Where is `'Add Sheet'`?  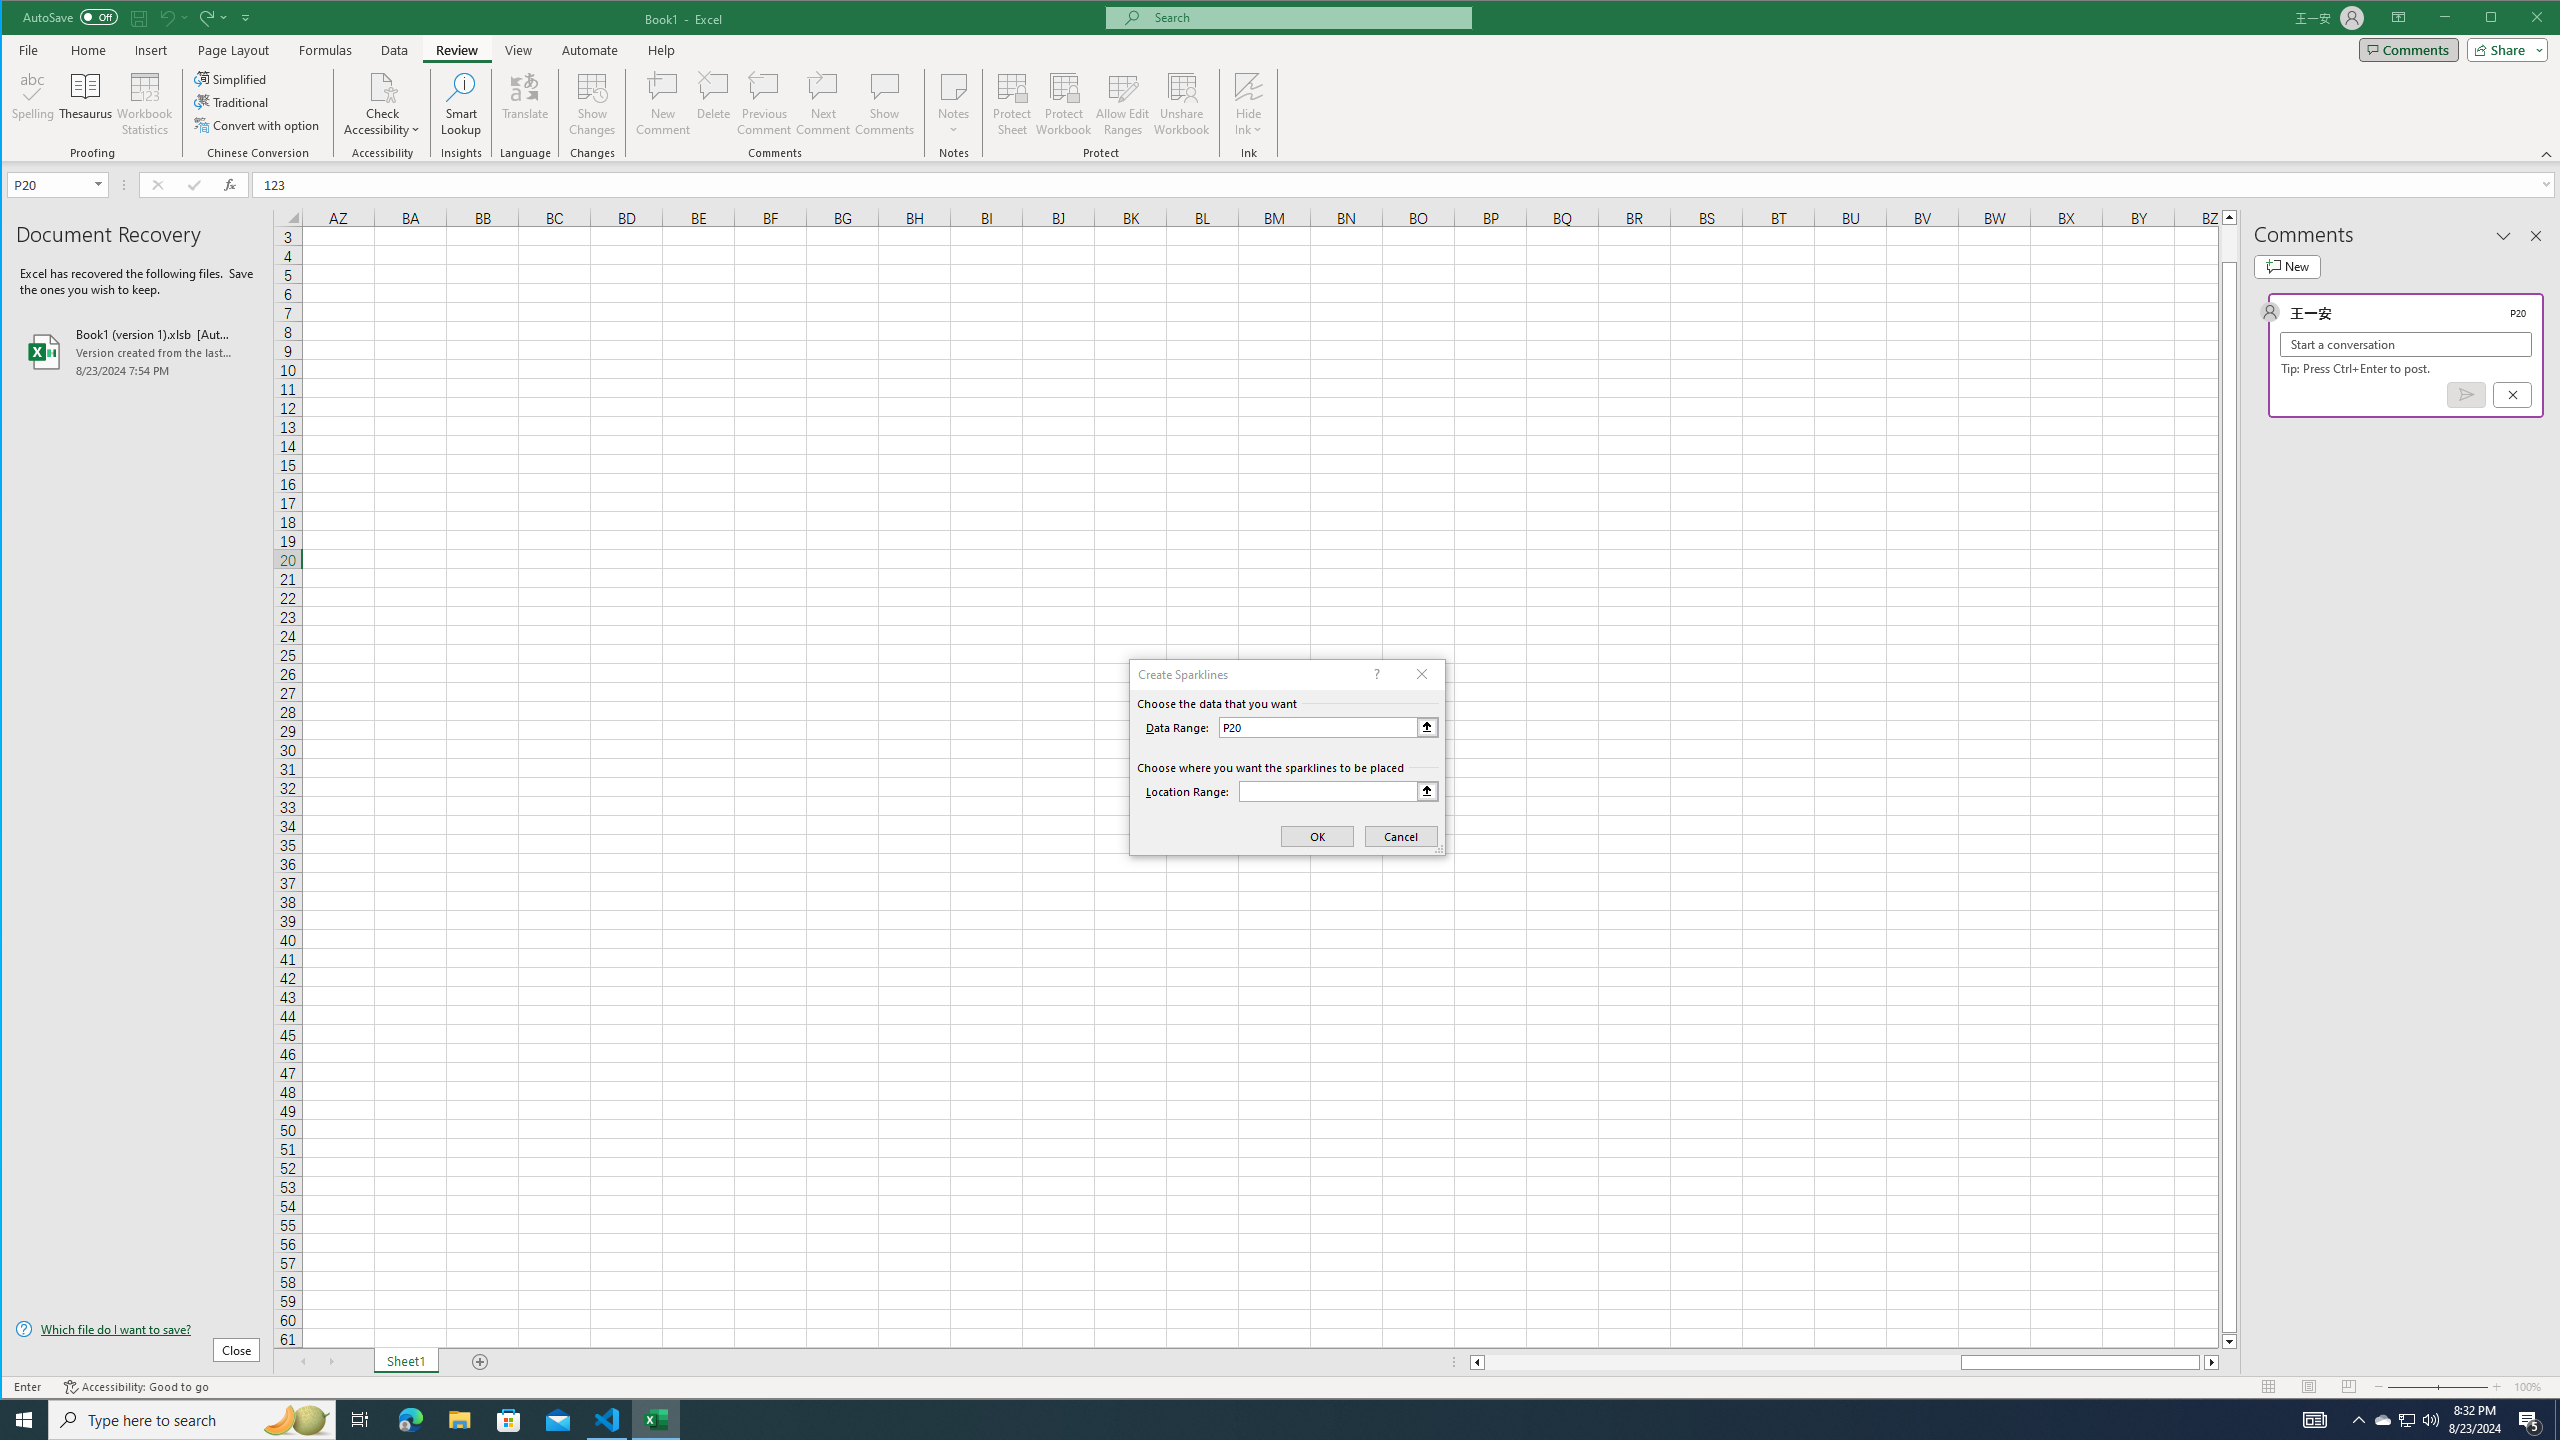 'Add Sheet' is located at coordinates (480, 1362).